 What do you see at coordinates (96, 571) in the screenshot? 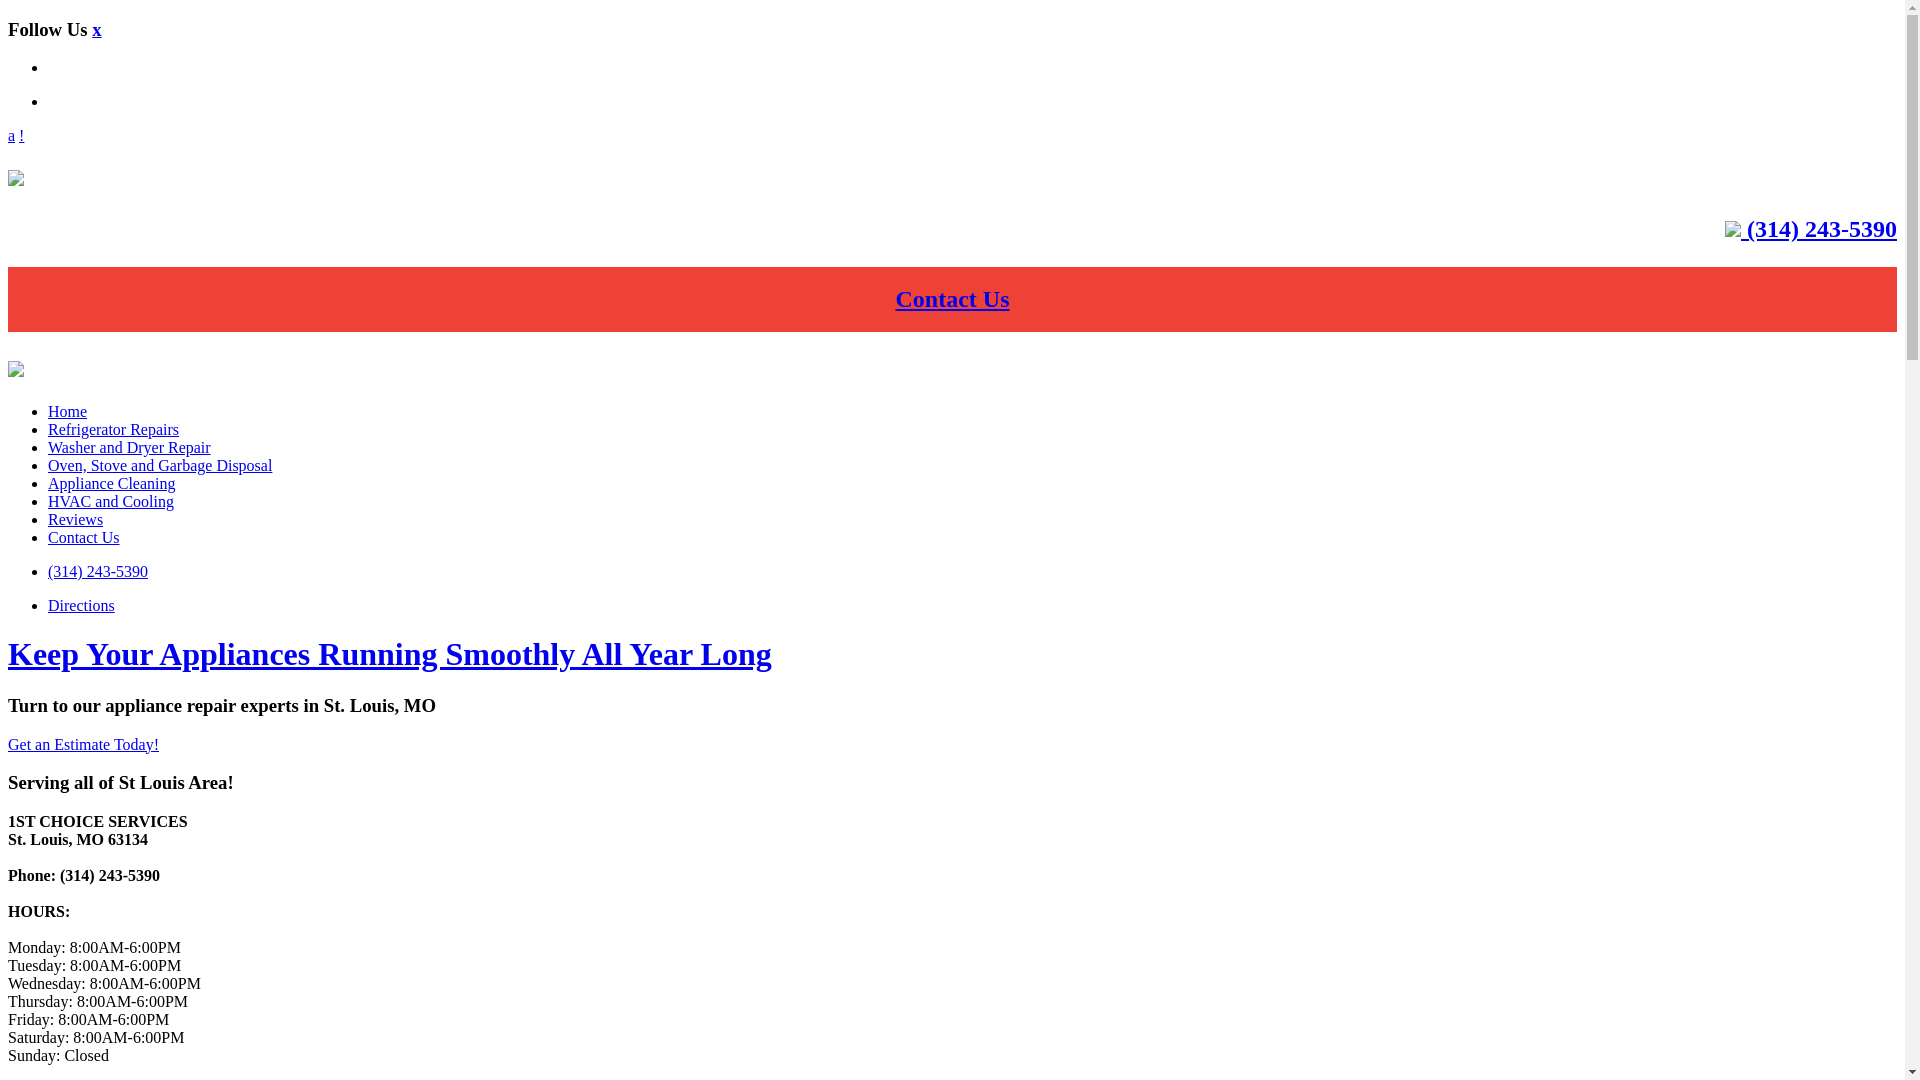
I see `'(314) 243-5390'` at bounding box center [96, 571].